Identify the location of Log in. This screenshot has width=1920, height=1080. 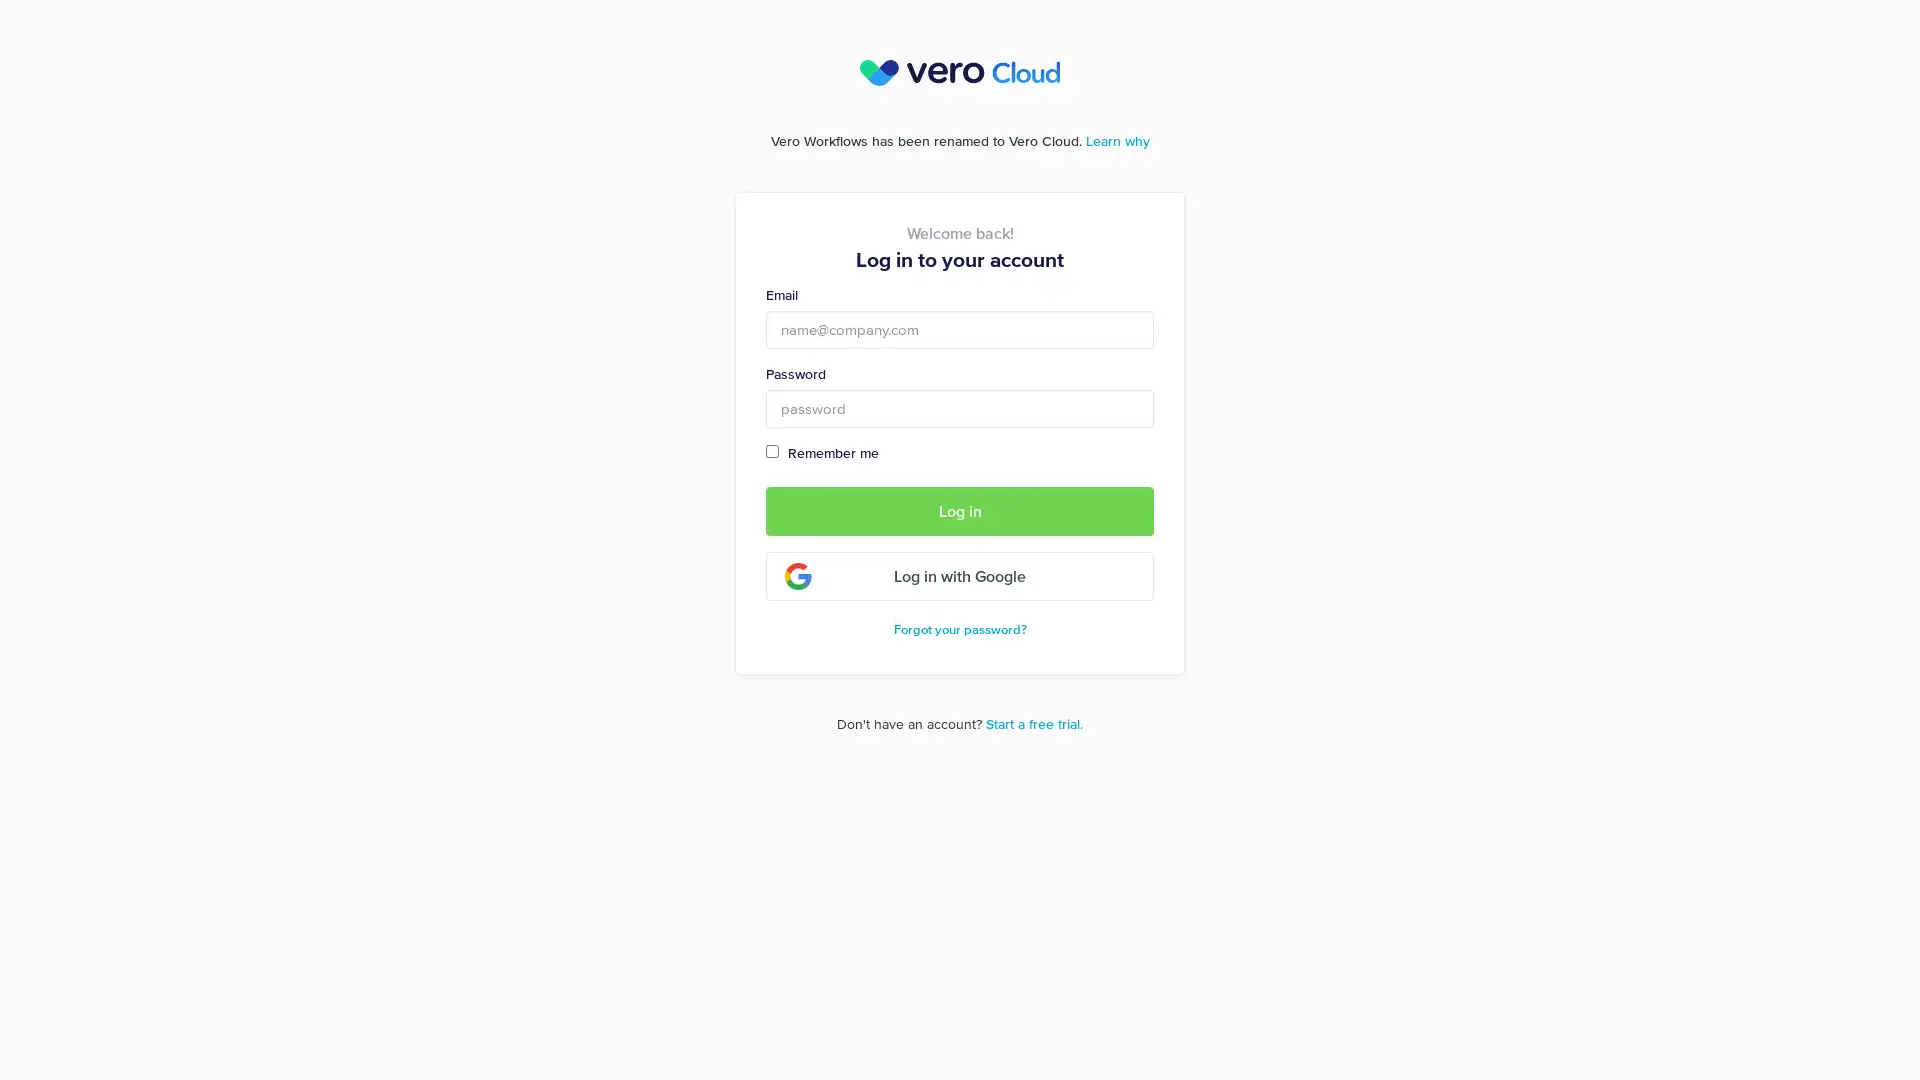
(960, 509).